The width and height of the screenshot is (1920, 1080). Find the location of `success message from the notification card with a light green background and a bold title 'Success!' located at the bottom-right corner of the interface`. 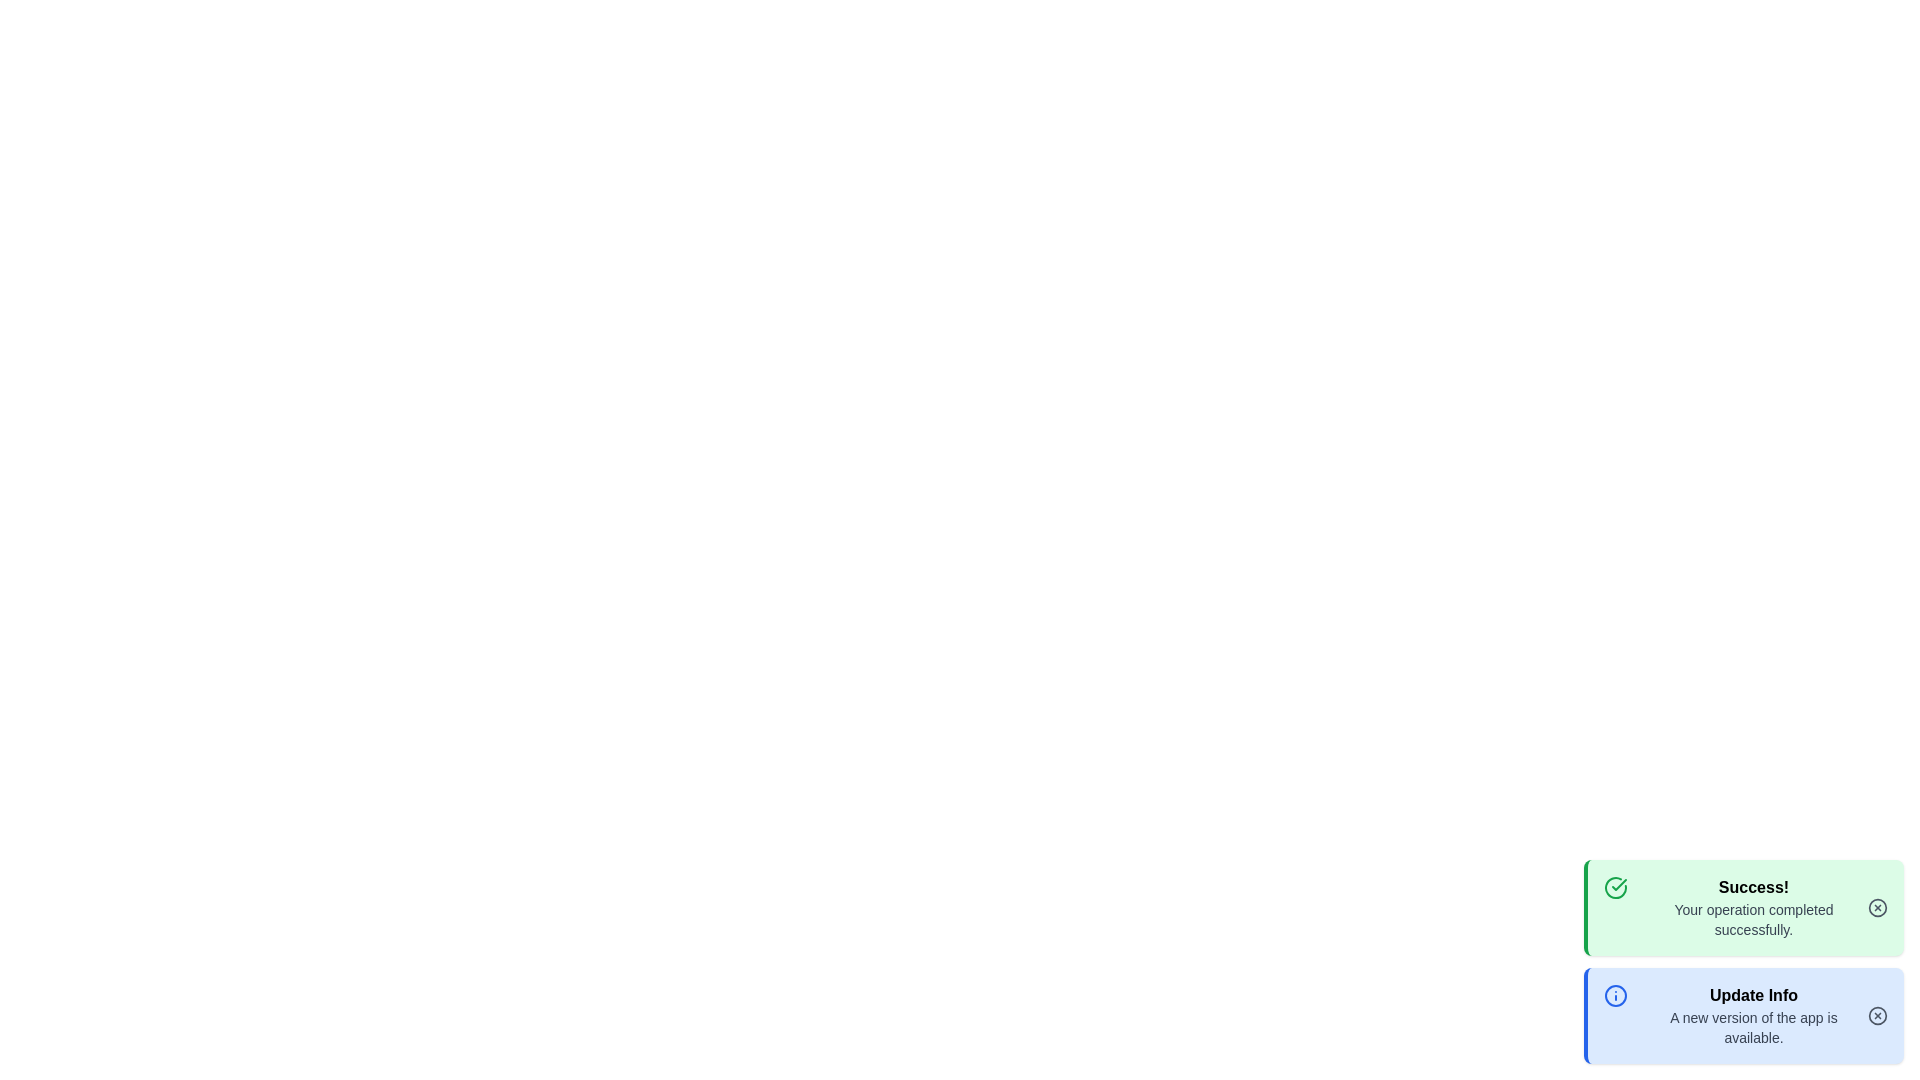

success message from the notification card with a light green background and a bold title 'Success!' located at the bottom-right corner of the interface is located at coordinates (1742, 907).